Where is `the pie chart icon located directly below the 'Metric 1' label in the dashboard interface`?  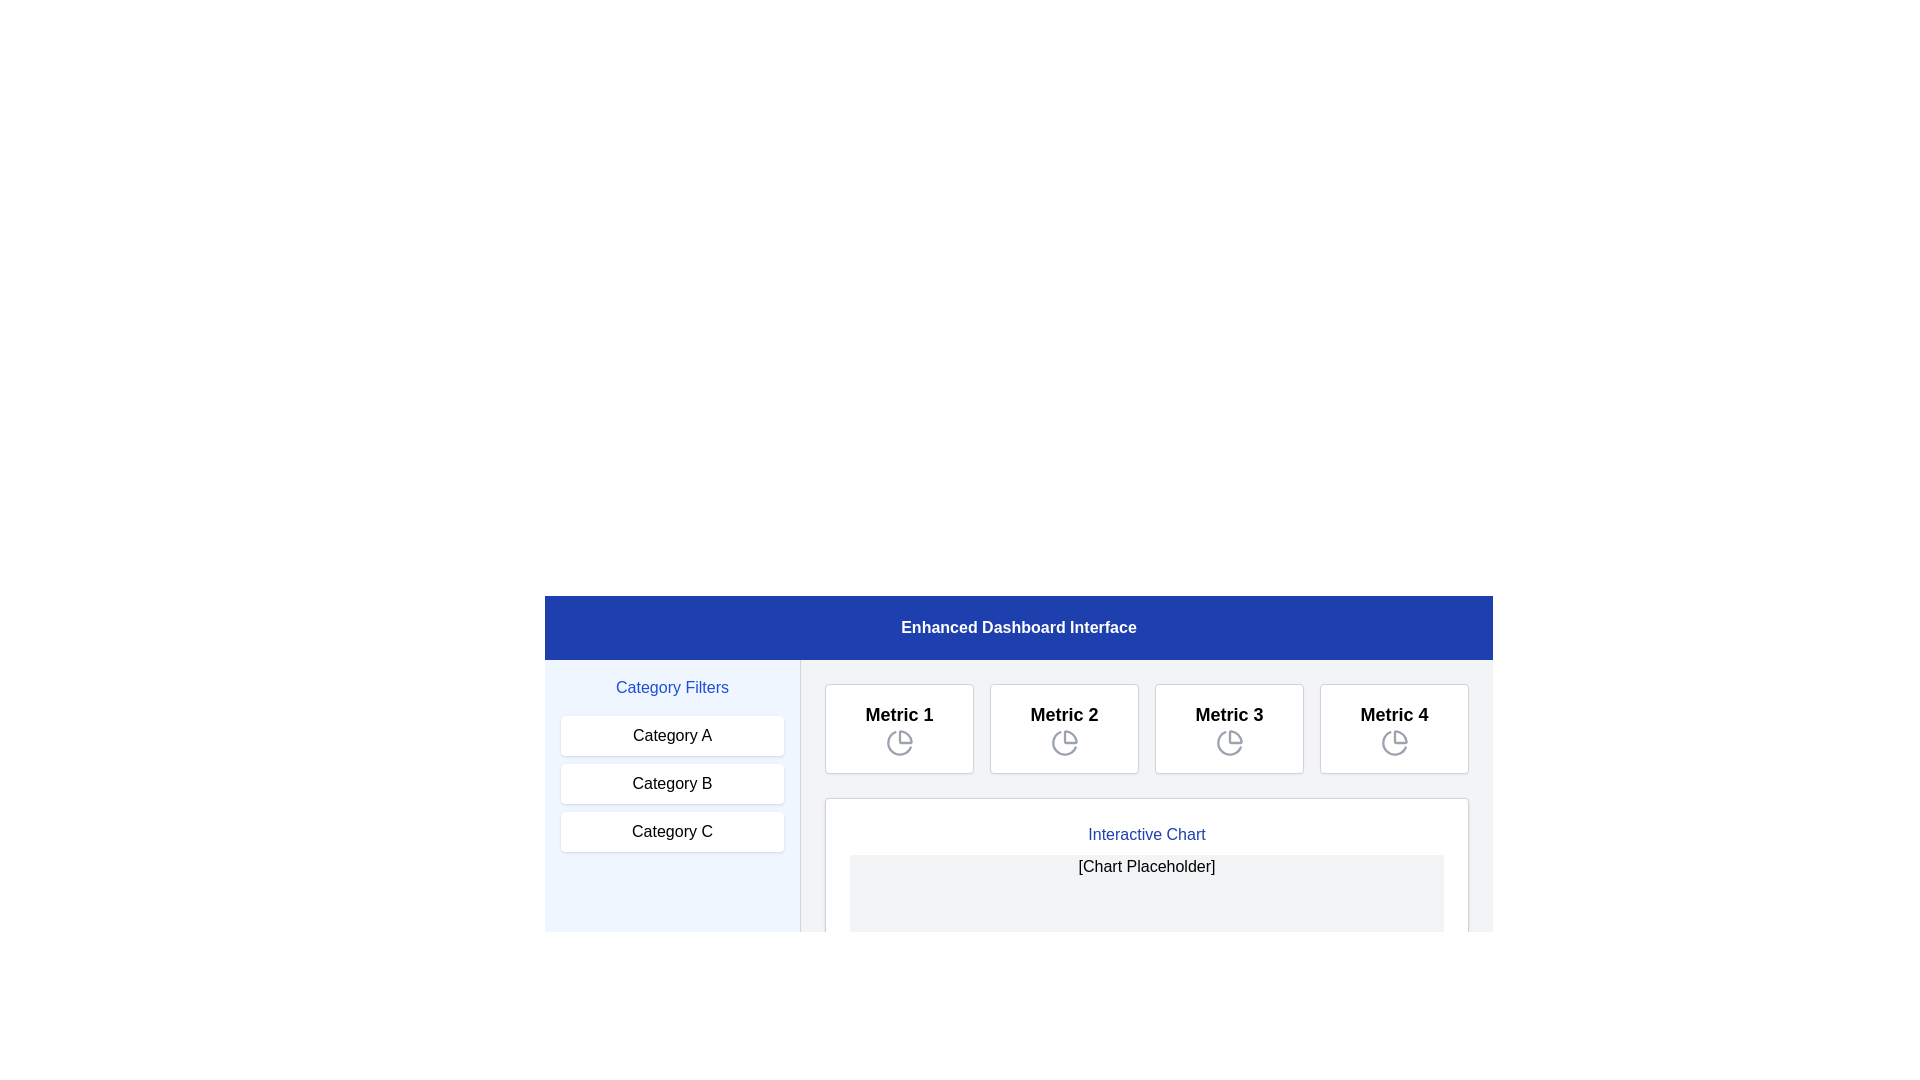
the pie chart icon located directly below the 'Metric 1' label in the dashboard interface is located at coordinates (898, 743).